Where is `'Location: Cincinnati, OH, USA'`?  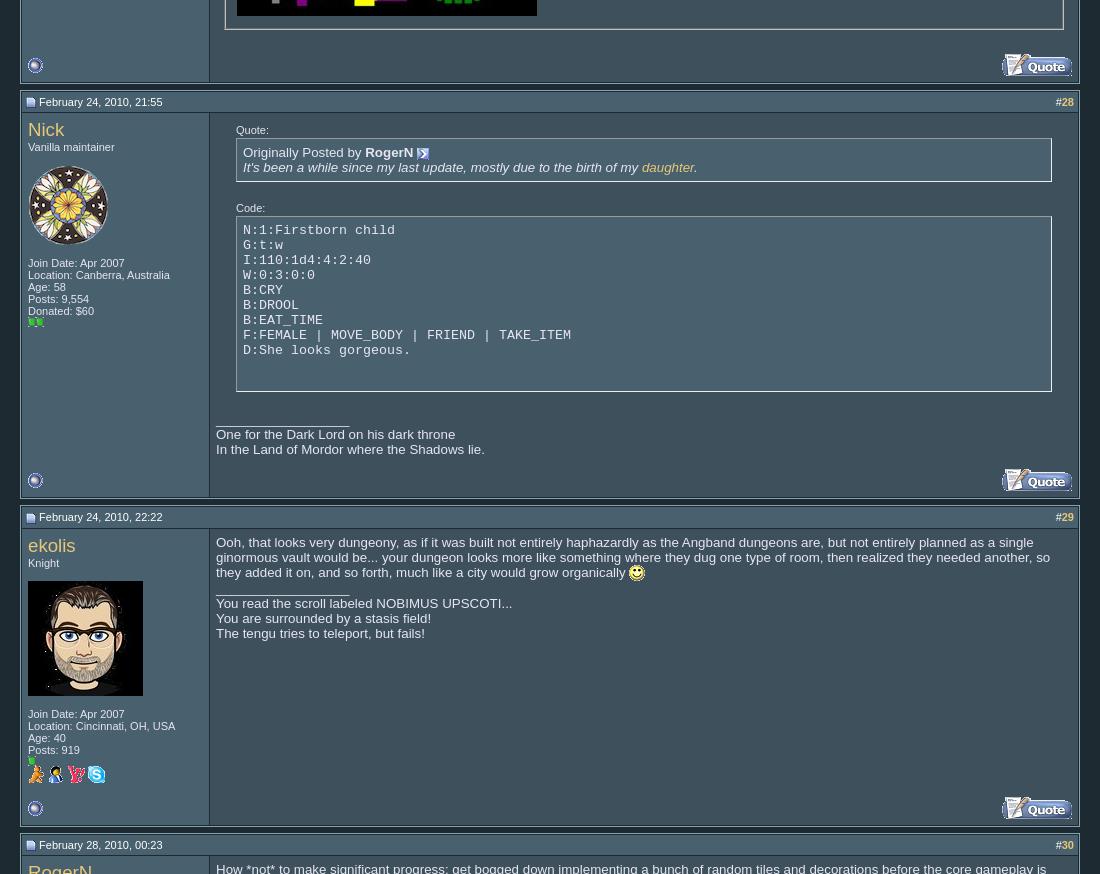
'Location: Cincinnati, OH, USA' is located at coordinates (101, 724).